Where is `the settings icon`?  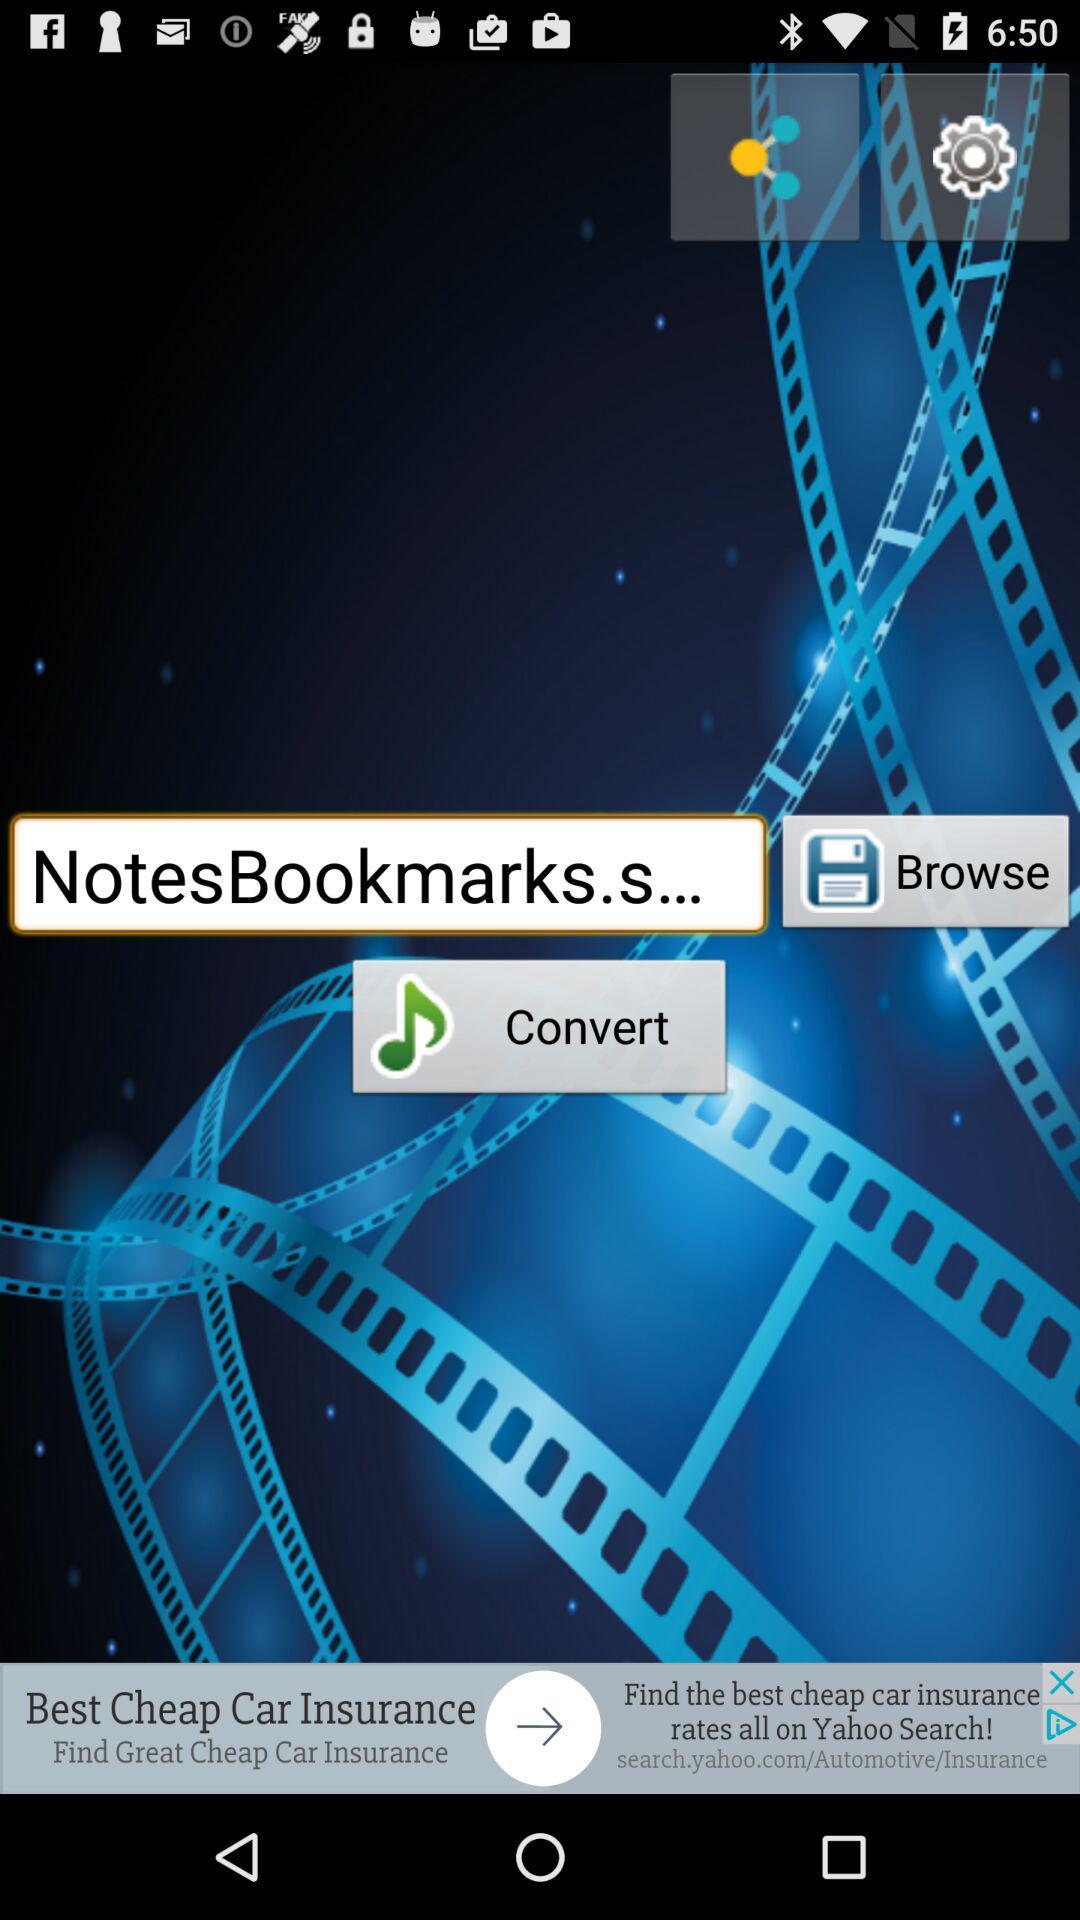 the settings icon is located at coordinates (974, 168).